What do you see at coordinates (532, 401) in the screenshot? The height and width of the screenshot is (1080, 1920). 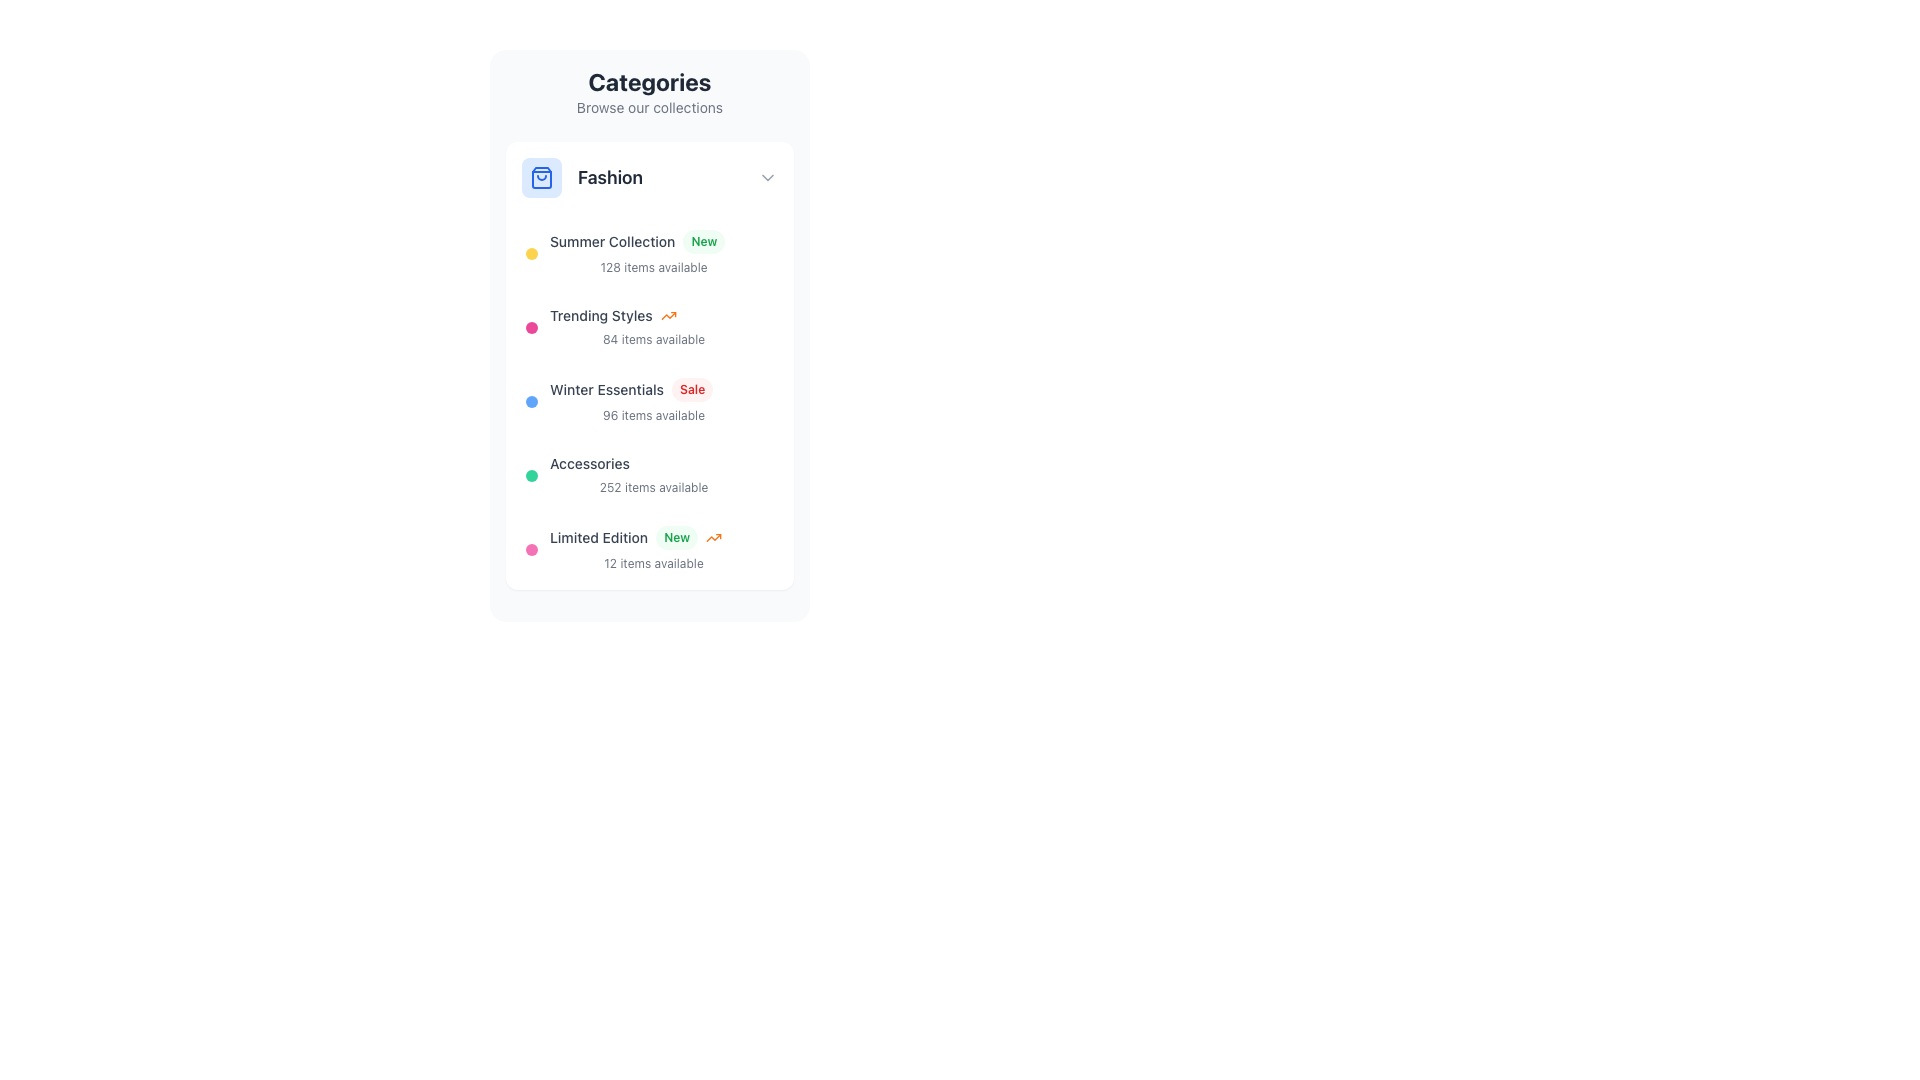 I see `the visual indicator icon located at the leftmost side of the row labeled 'Winter Essentials Sale 96 items available'` at bounding box center [532, 401].